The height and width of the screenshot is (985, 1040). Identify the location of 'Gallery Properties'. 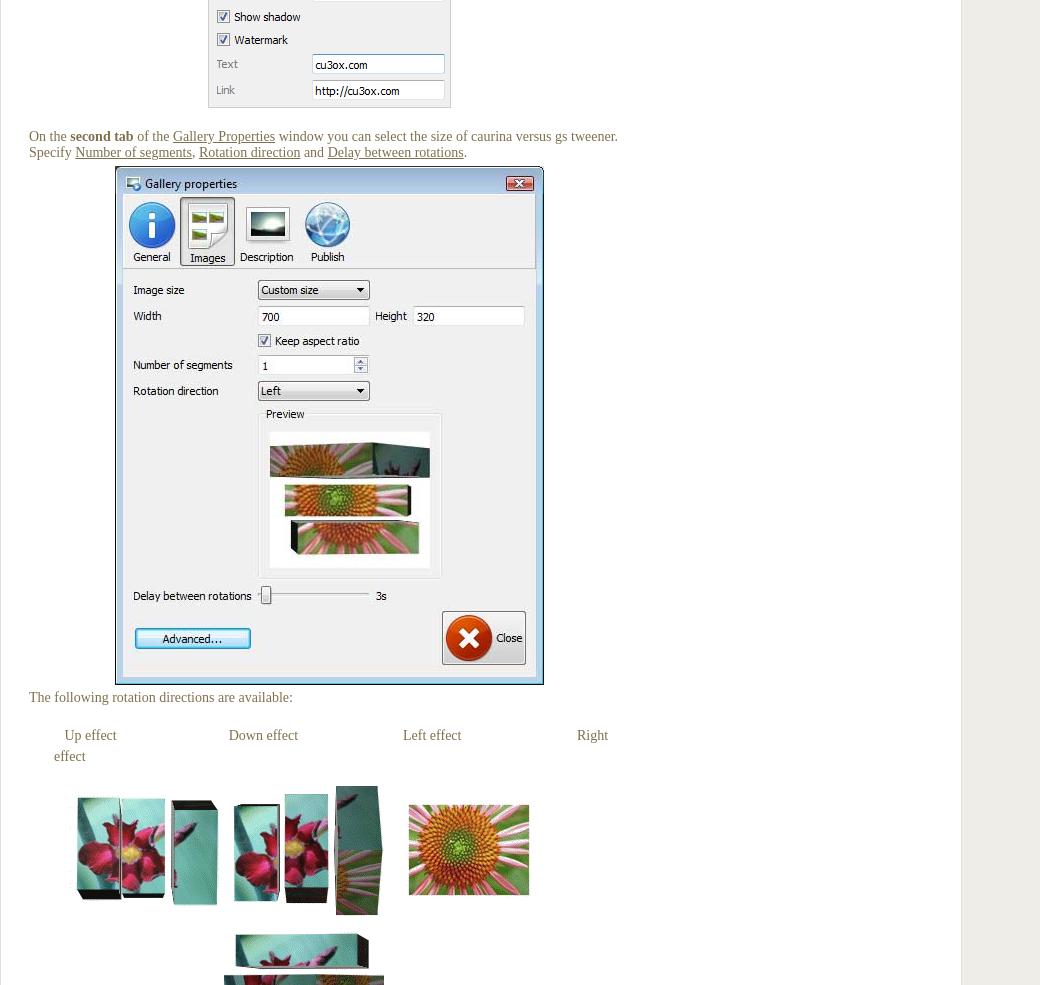
(223, 136).